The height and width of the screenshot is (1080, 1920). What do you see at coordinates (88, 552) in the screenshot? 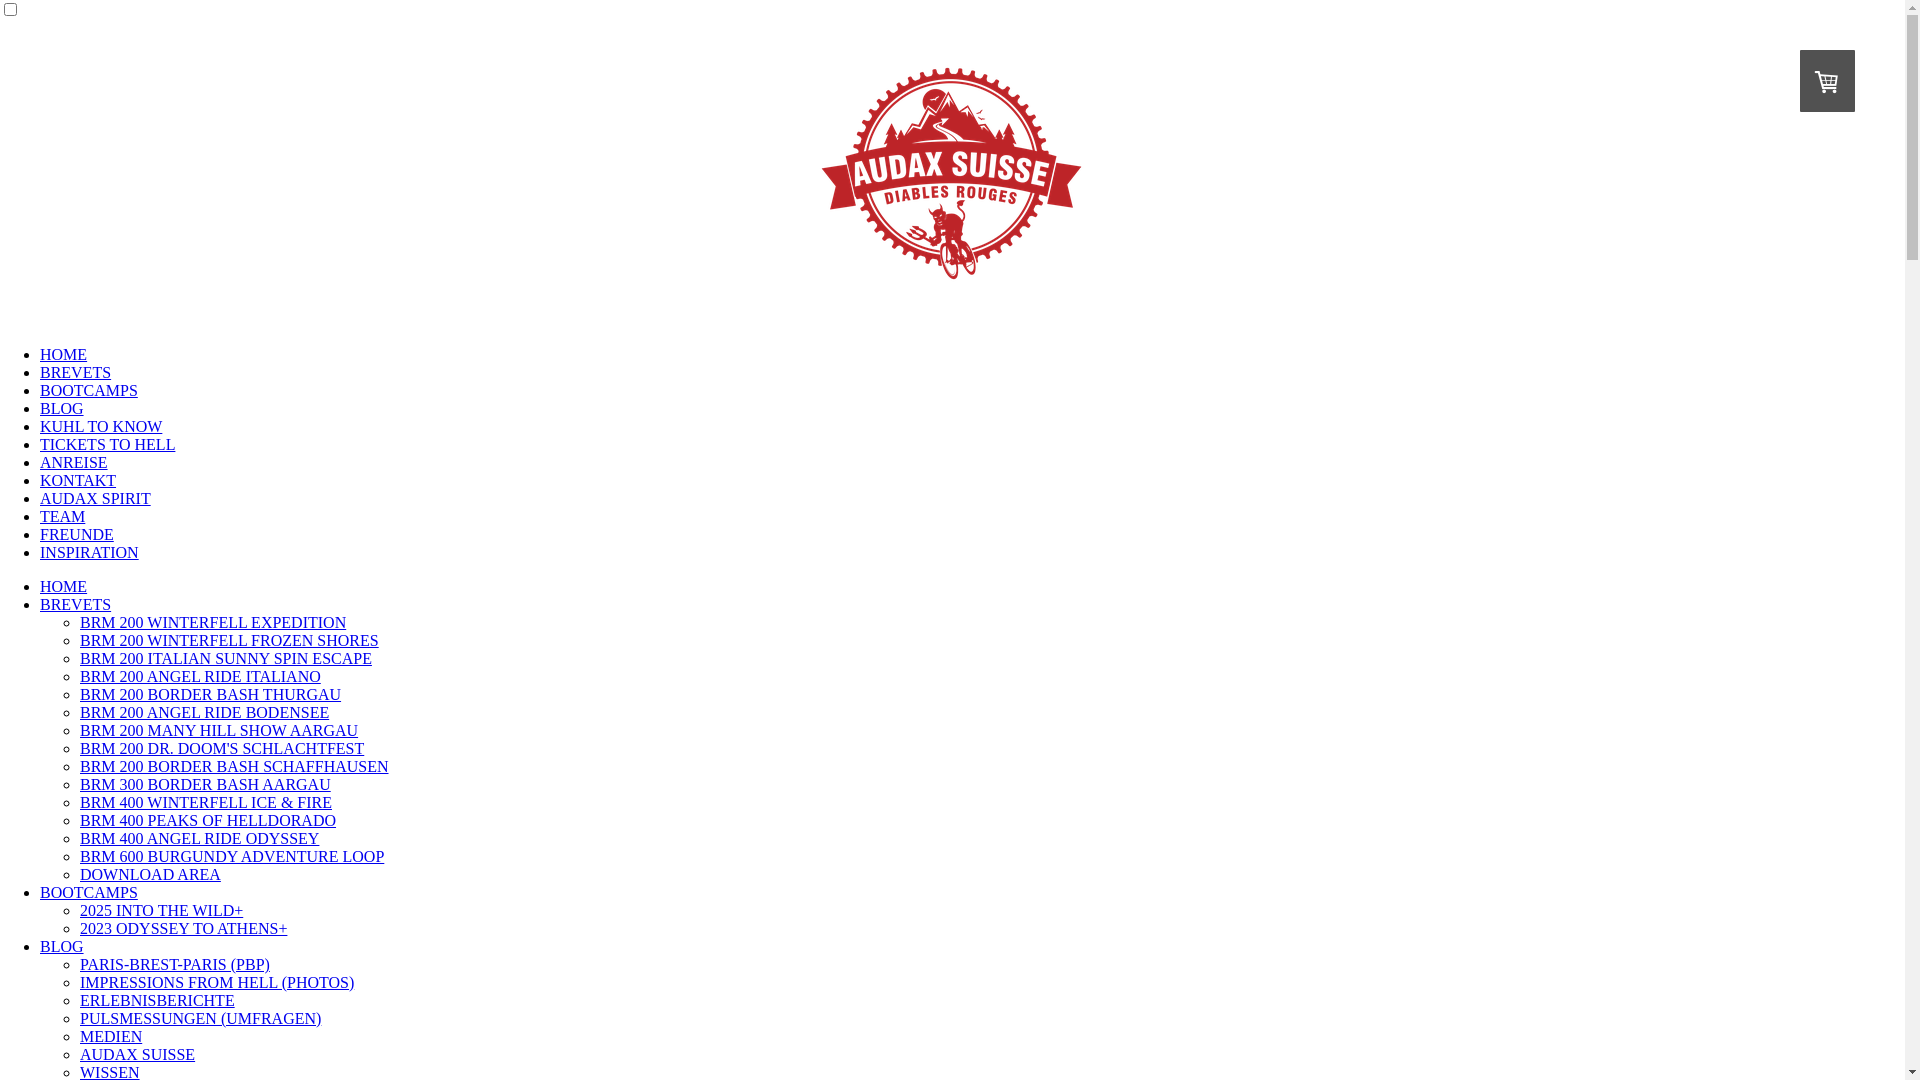
I see `'INSPIRATION'` at bounding box center [88, 552].